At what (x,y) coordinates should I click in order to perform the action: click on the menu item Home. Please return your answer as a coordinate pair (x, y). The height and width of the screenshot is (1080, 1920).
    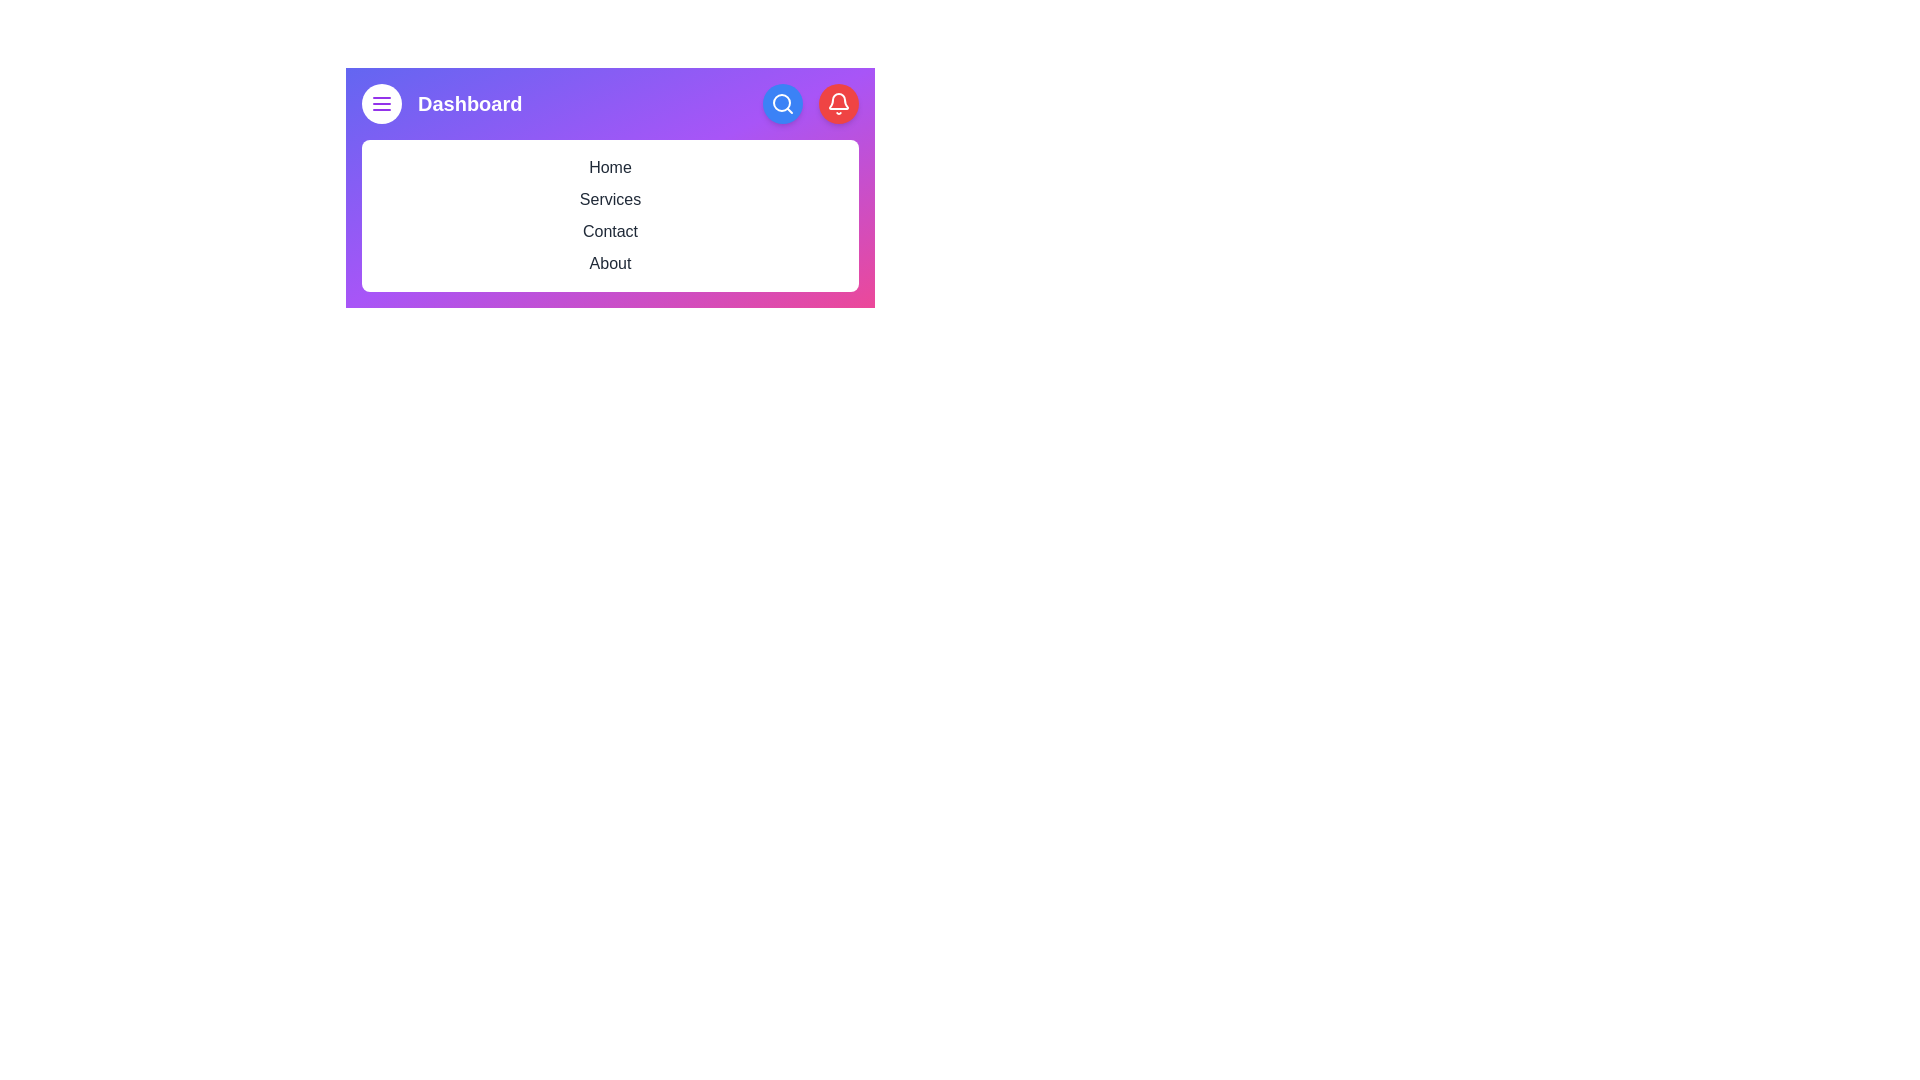
    Looking at the image, I should click on (609, 167).